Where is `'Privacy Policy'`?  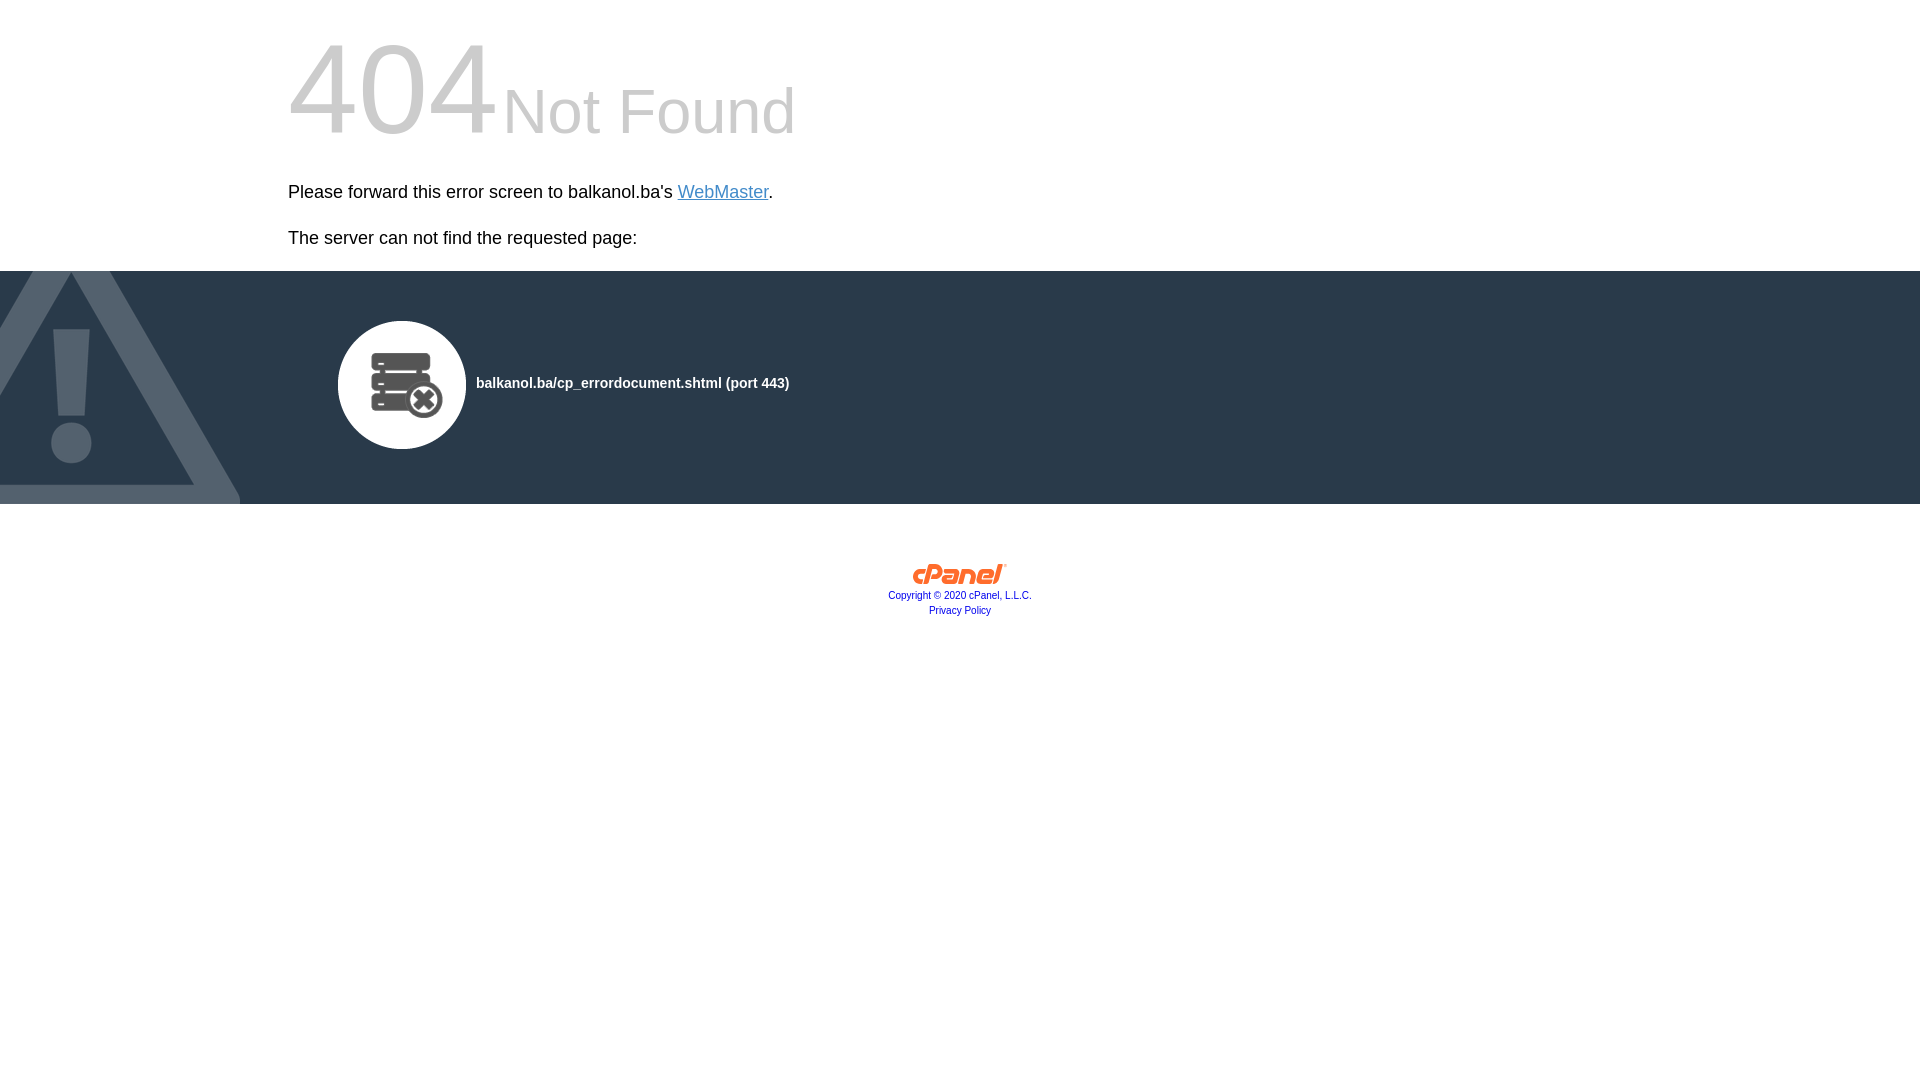 'Privacy Policy' is located at coordinates (960, 609).